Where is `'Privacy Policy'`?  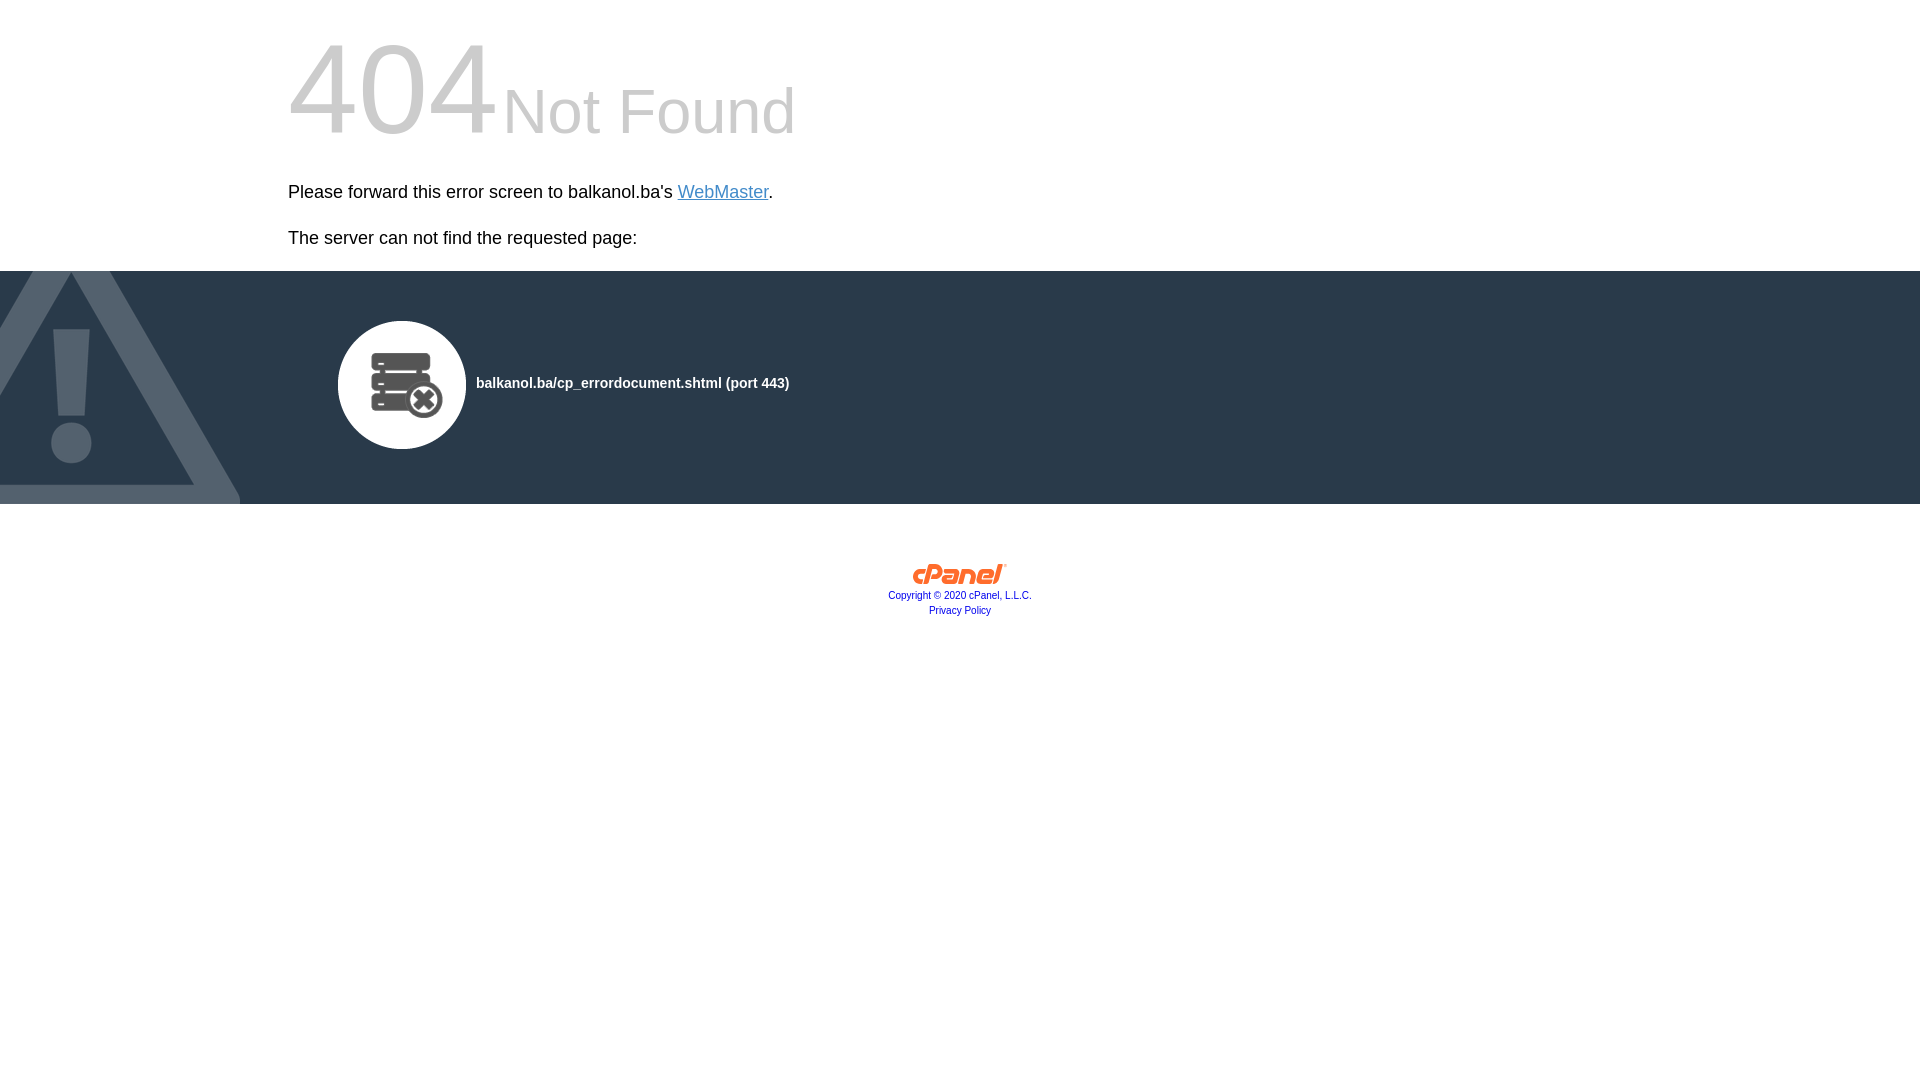 'Privacy Policy' is located at coordinates (960, 609).